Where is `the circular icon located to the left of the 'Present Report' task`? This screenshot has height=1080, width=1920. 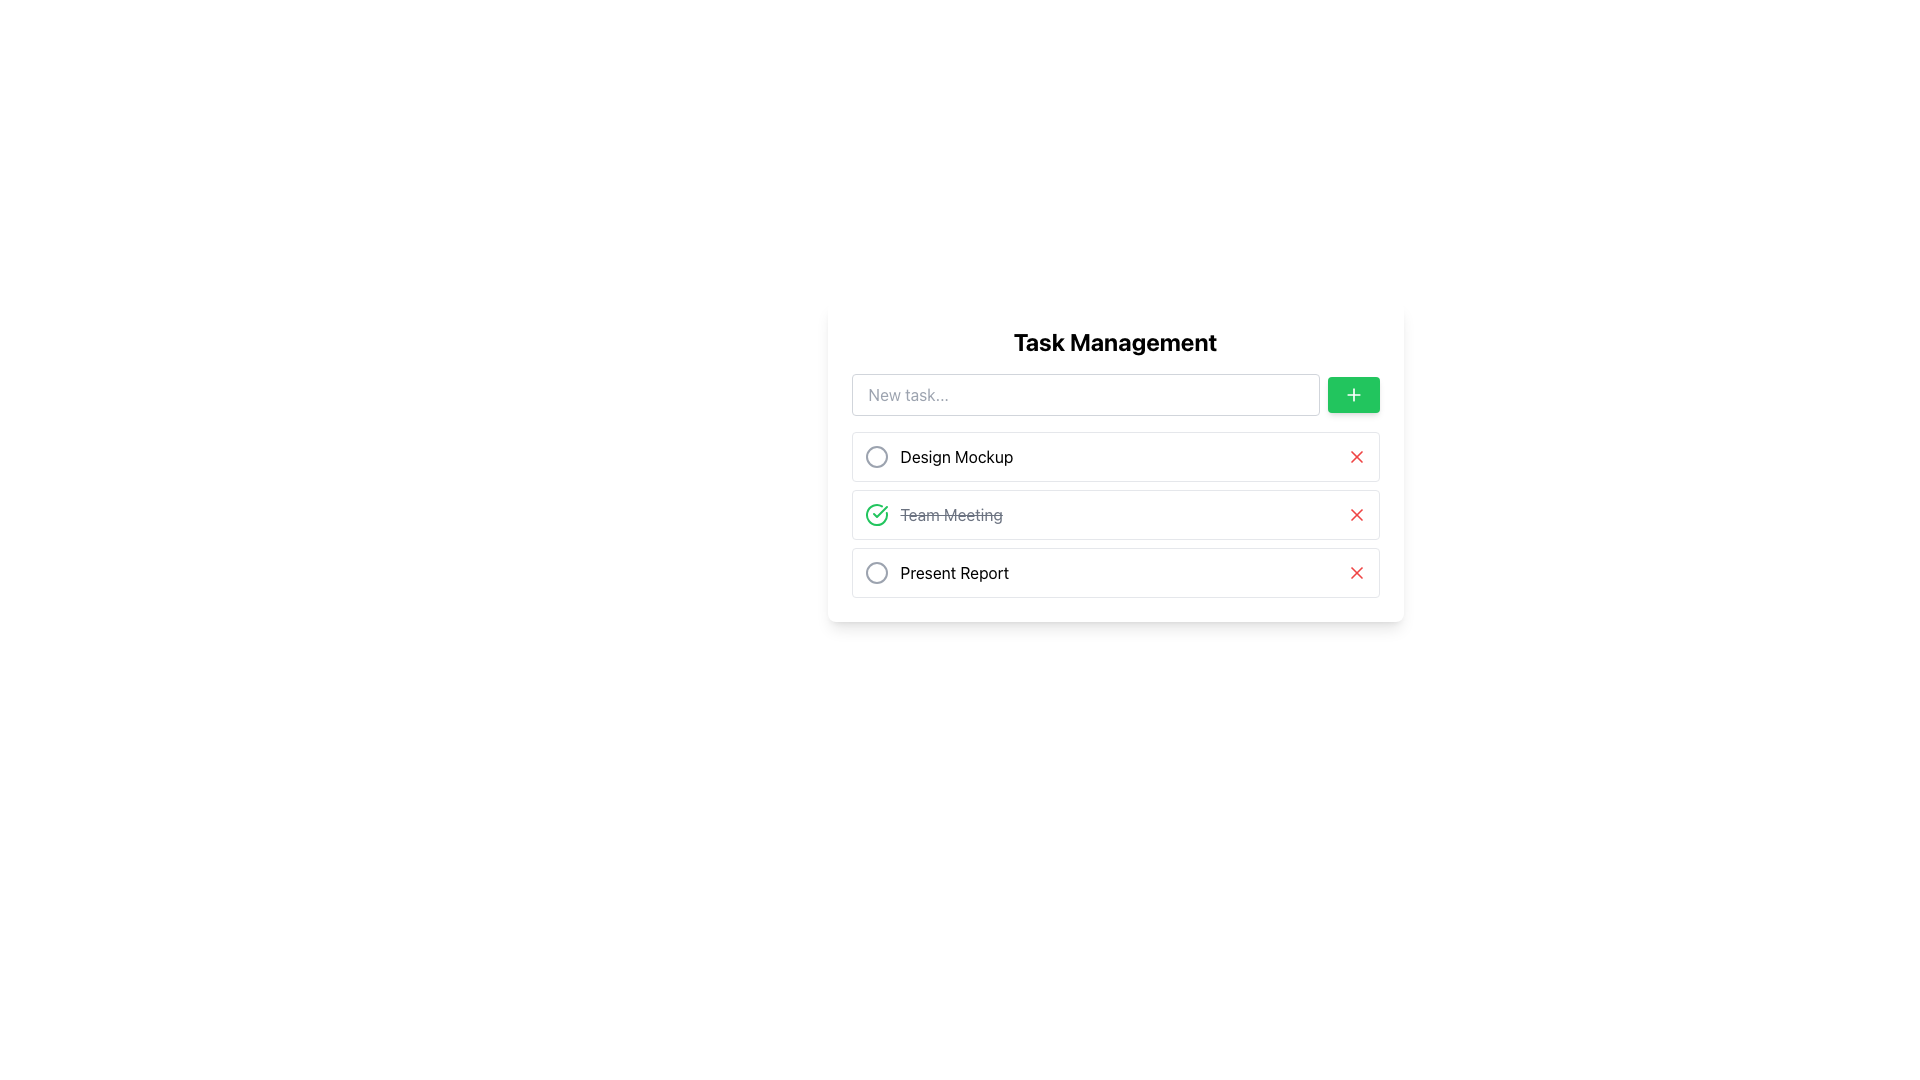
the circular icon located to the left of the 'Present Report' task is located at coordinates (876, 573).